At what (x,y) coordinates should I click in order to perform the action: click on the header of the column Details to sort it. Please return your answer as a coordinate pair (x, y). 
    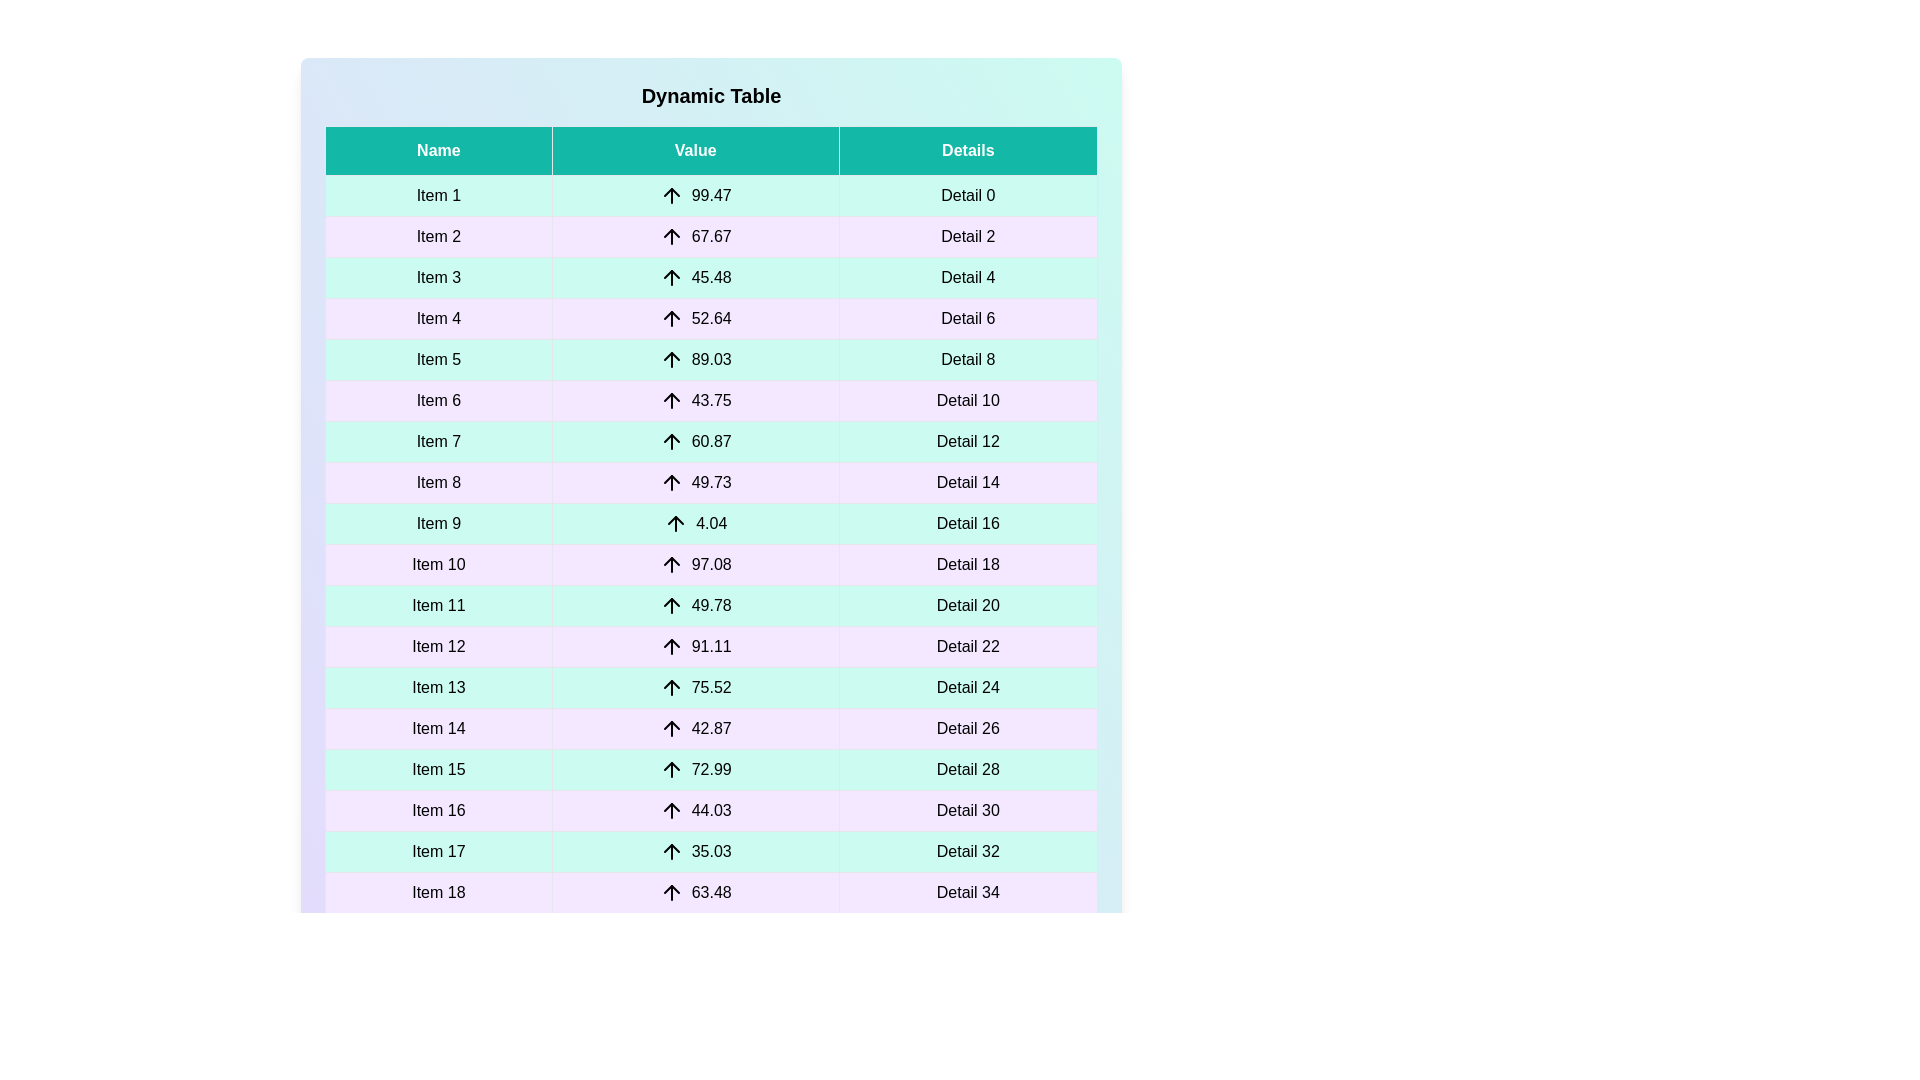
    Looking at the image, I should click on (968, 149).